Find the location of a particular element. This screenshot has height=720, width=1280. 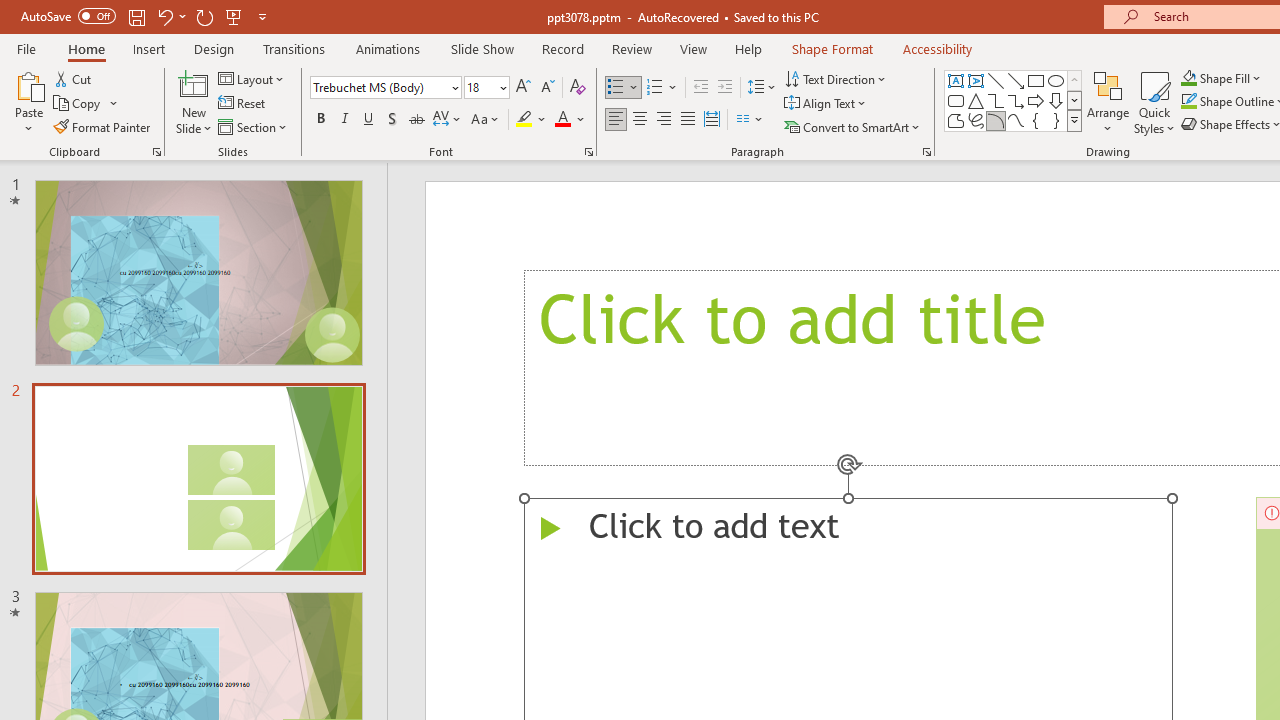

'Shape Outline Green, Accent 1' is located at coordinates (1189, 101).